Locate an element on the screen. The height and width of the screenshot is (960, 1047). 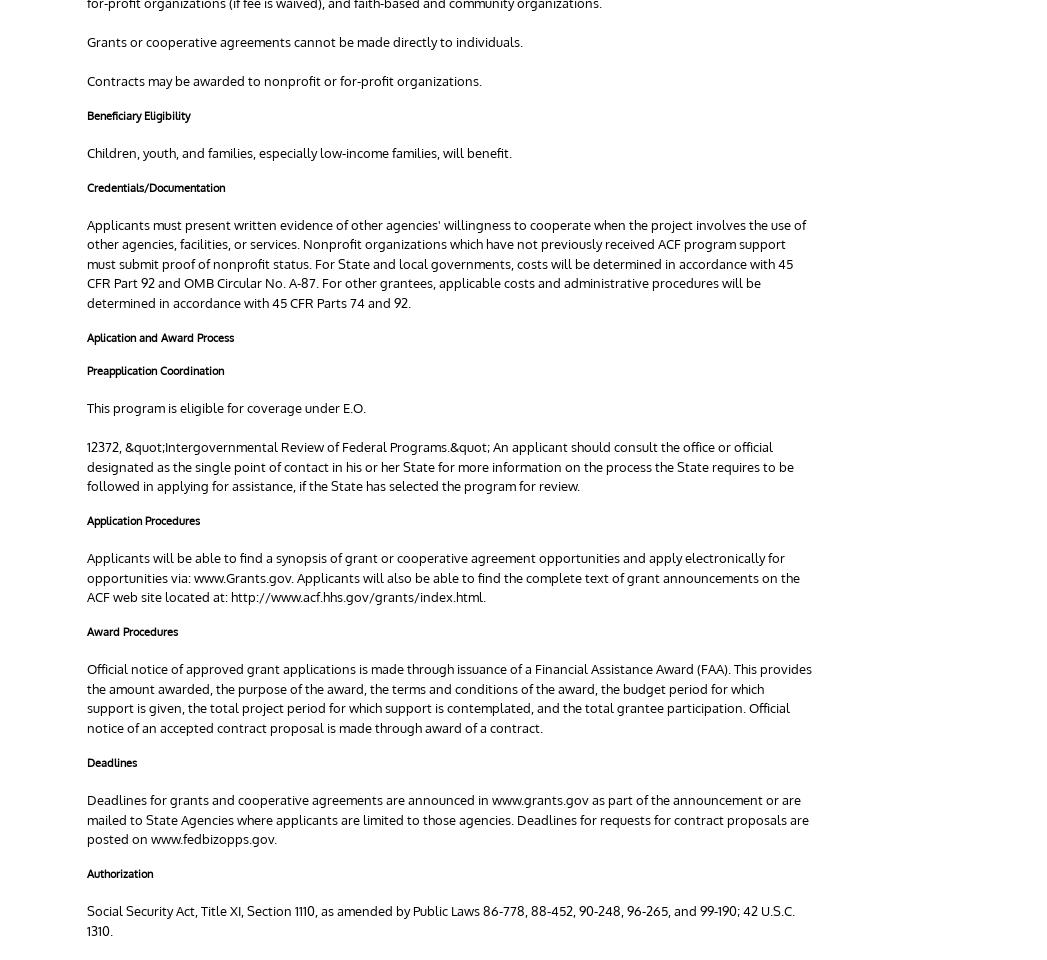
'Children, youth, and families, especially low-income families, will benefit.' is located at coordinates (298, 150).